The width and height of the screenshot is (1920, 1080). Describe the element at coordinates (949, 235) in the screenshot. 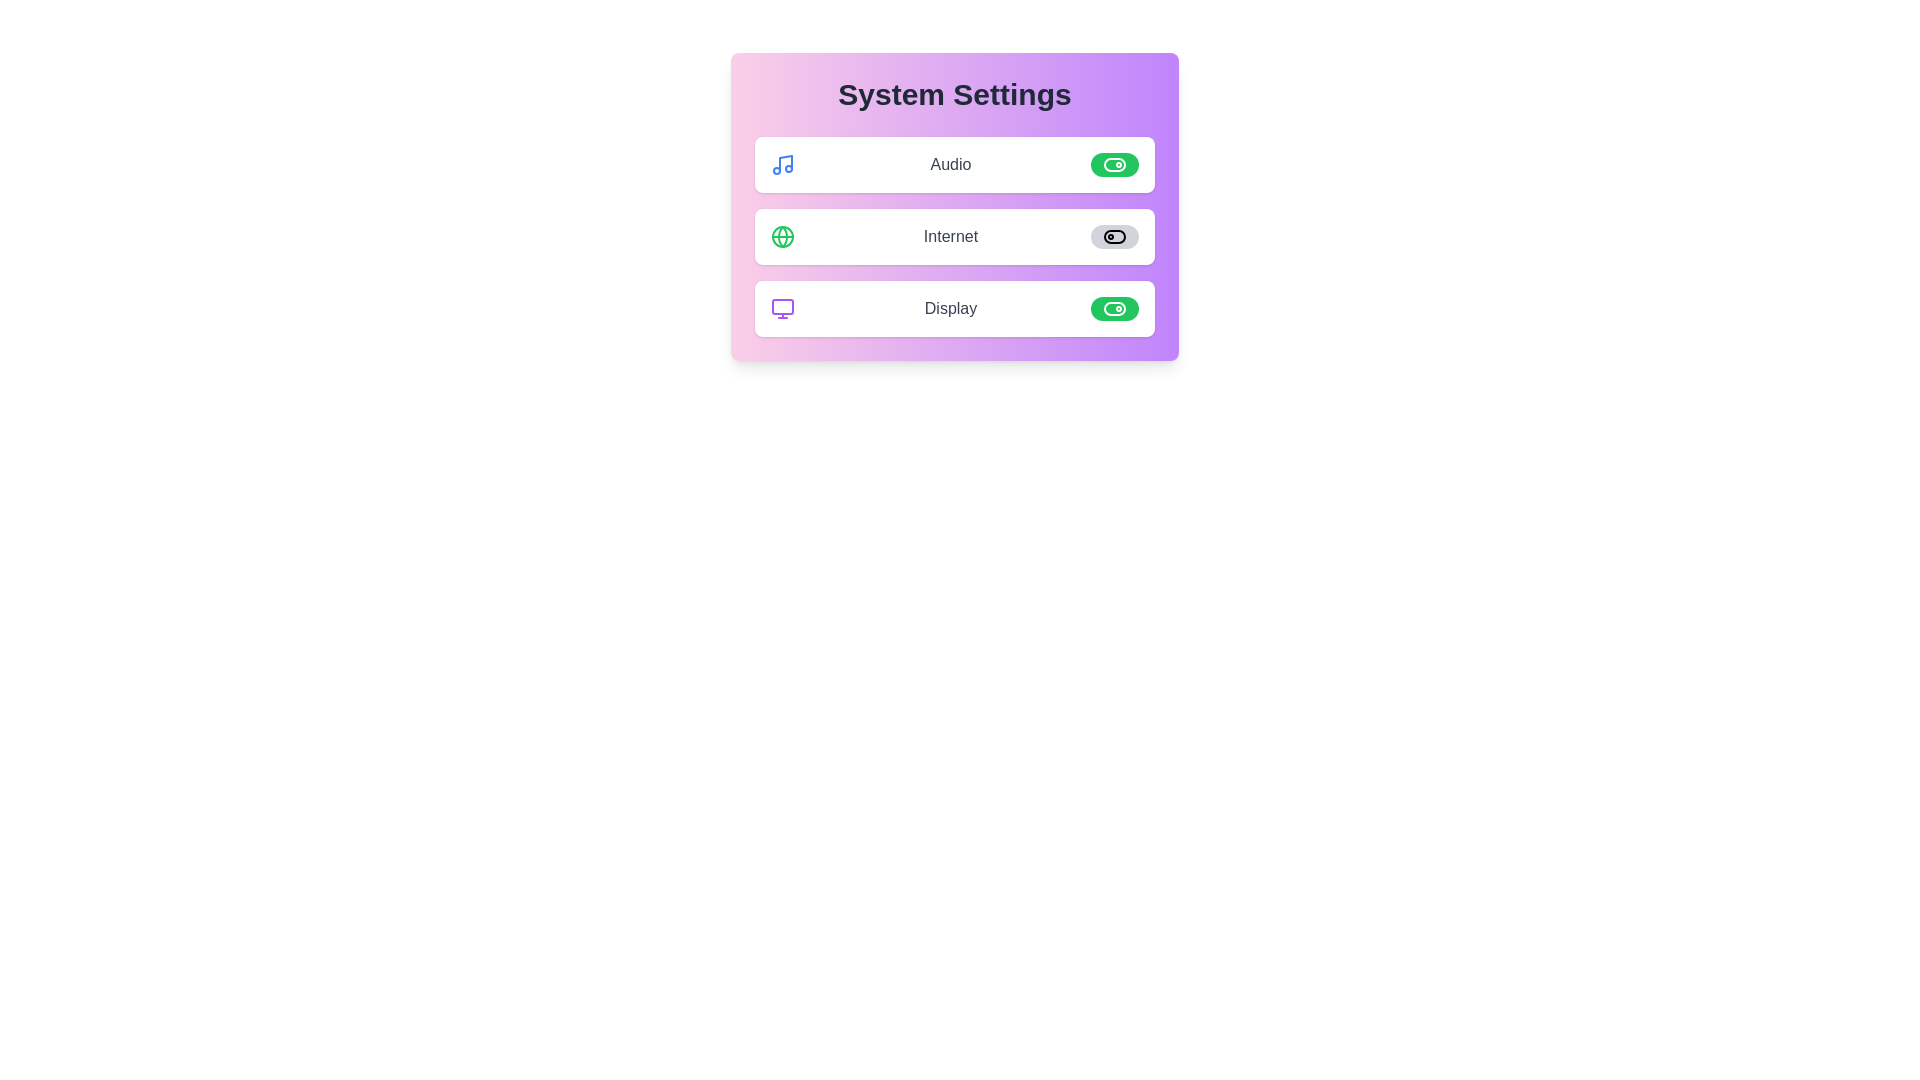

I see `the 'Internet' static text label, which is the second item in a vertical list of three elements, positioned below the 'Audio' section and above the 'Display' section, aligned beside the globe icon and toggle switch` at that location.